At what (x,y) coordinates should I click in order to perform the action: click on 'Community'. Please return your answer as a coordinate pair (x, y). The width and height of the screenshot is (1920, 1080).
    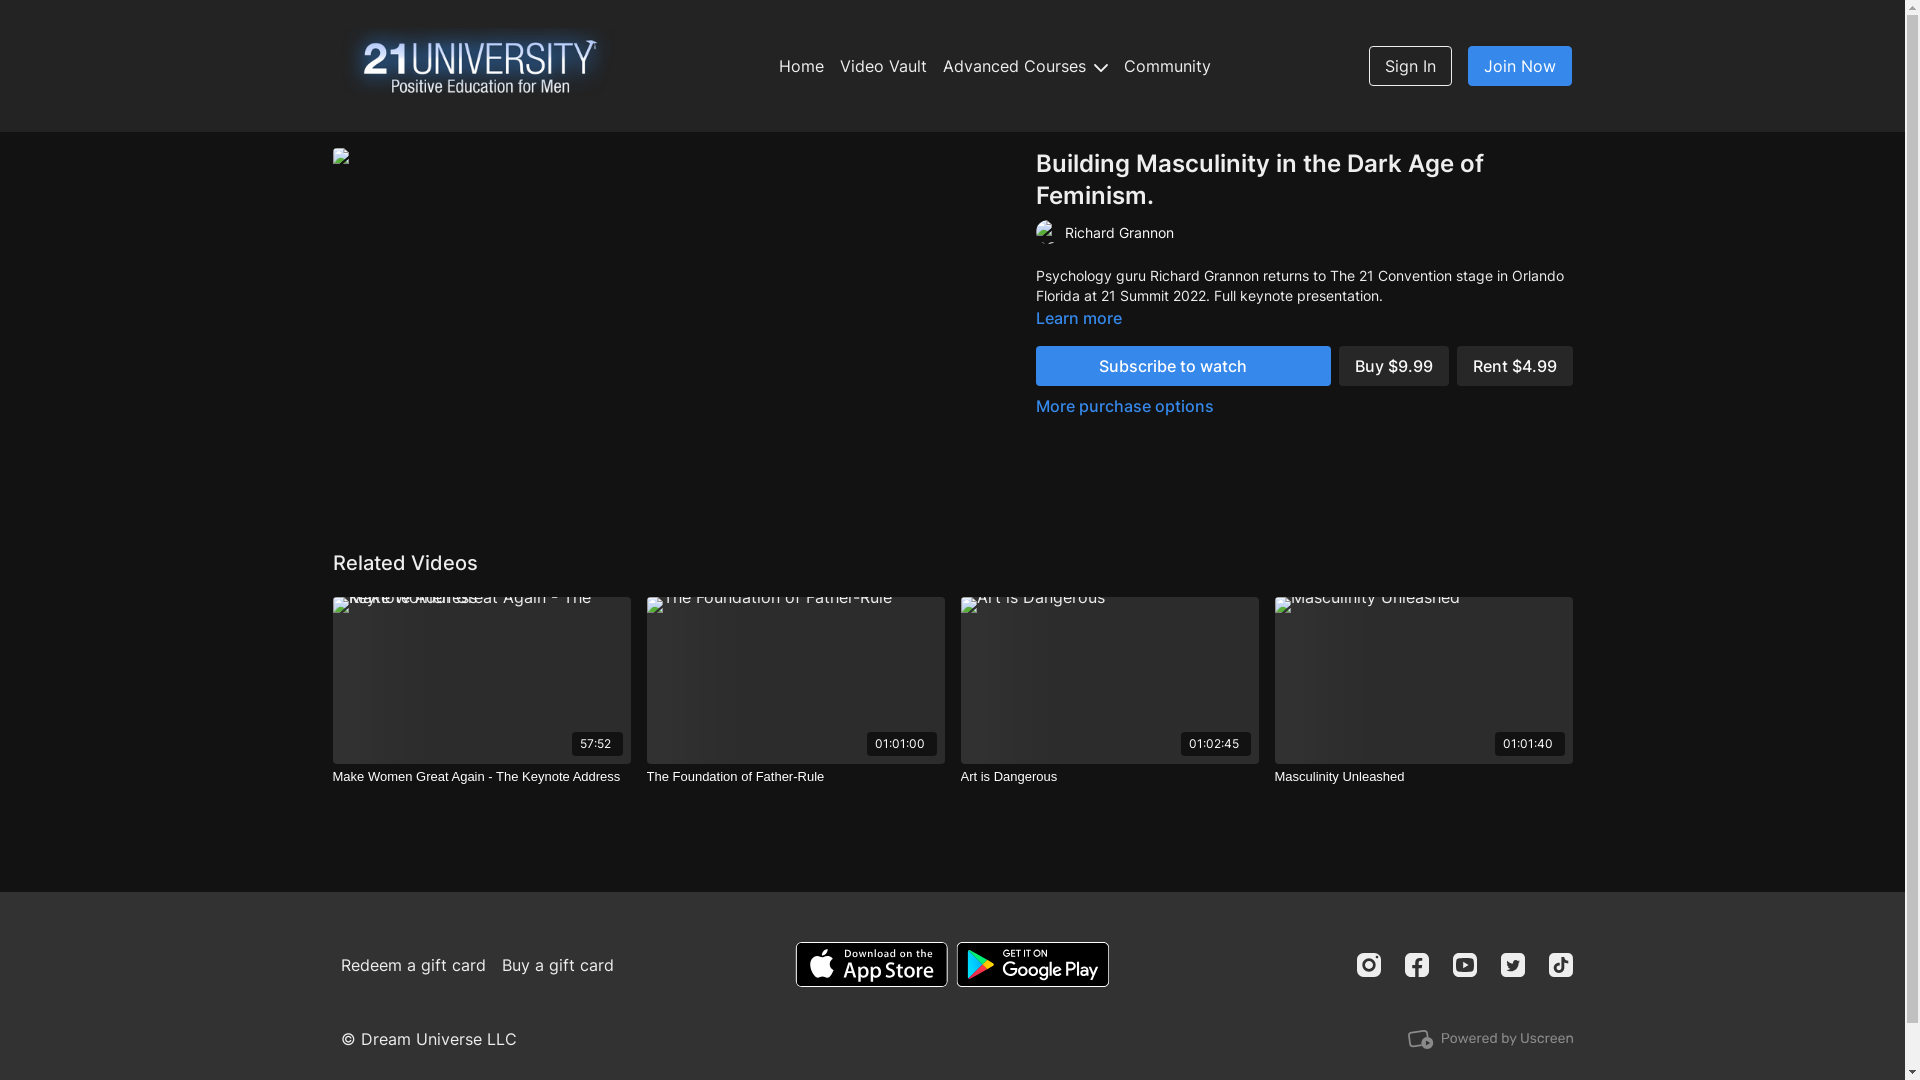
    Looking at the image, I should click on (1167, 64).